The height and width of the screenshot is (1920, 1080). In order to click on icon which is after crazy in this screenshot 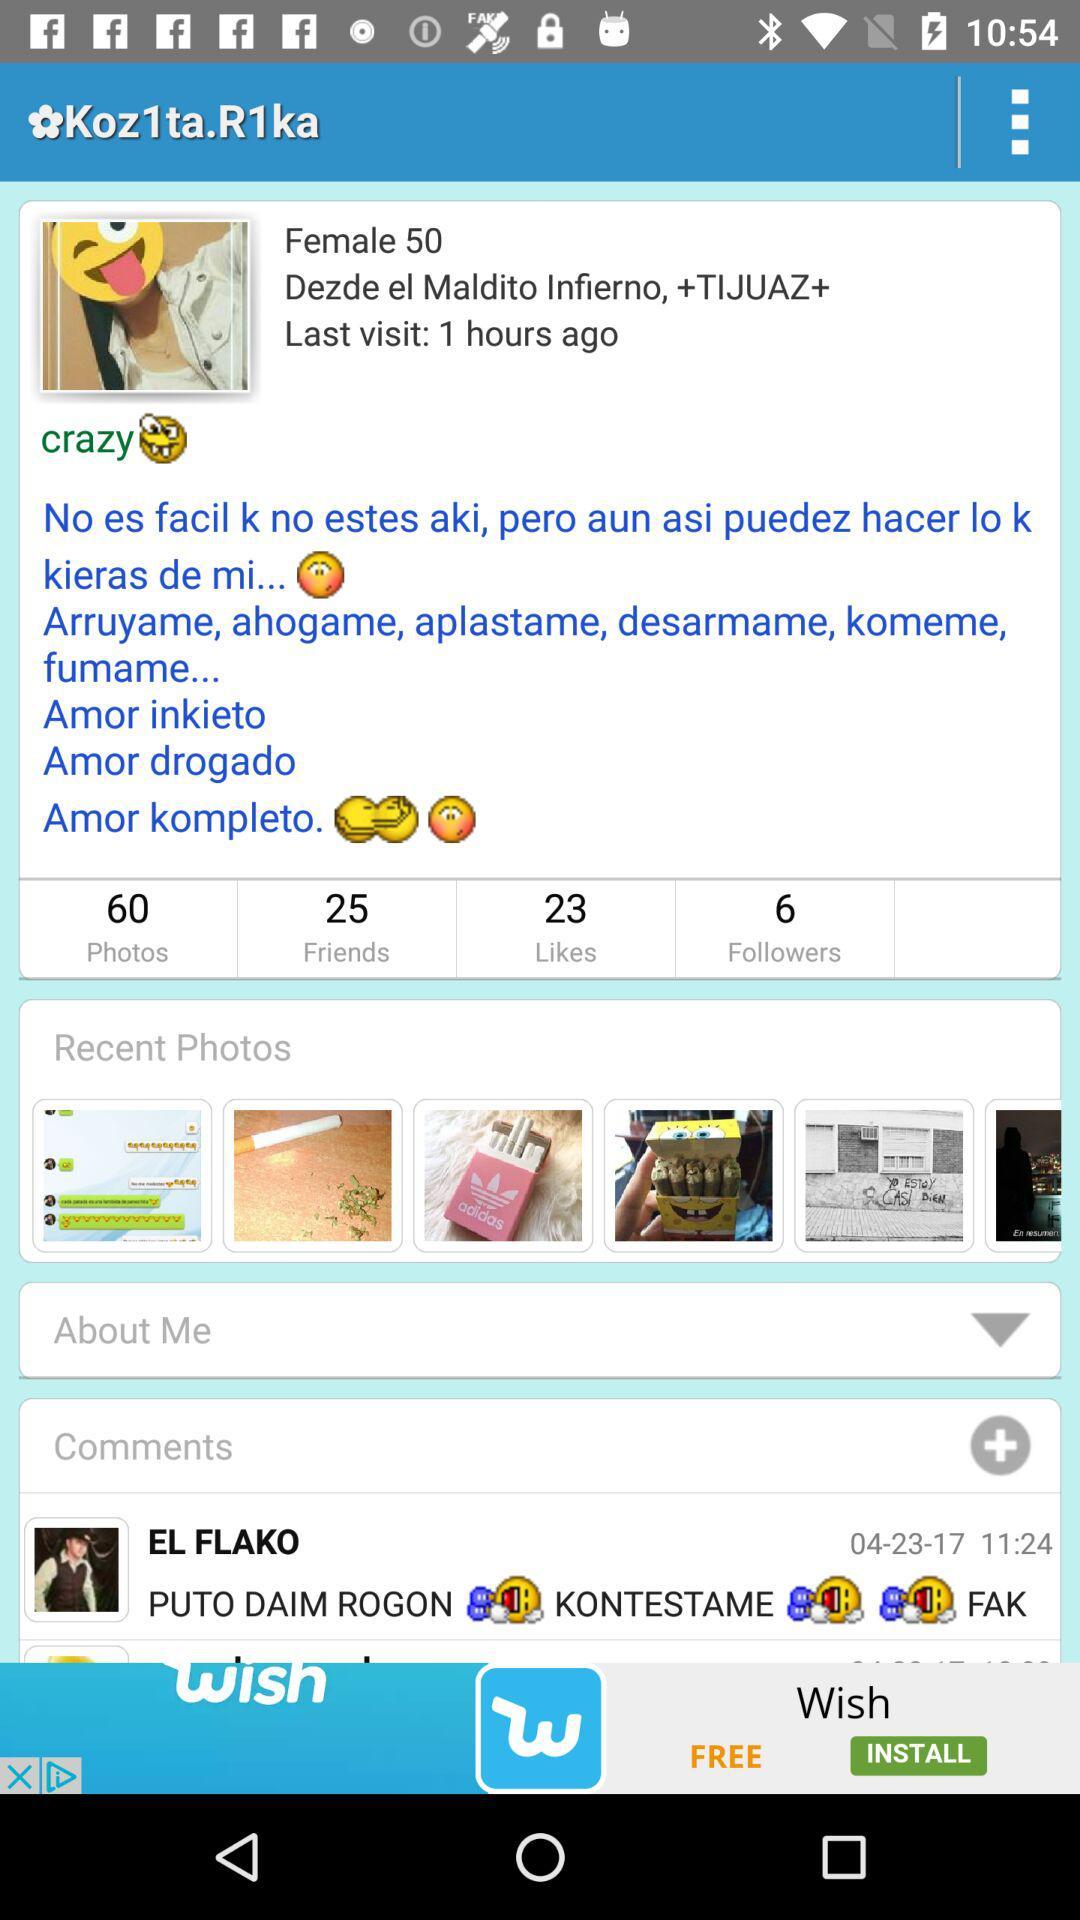, I will do `click(162, 436)`.